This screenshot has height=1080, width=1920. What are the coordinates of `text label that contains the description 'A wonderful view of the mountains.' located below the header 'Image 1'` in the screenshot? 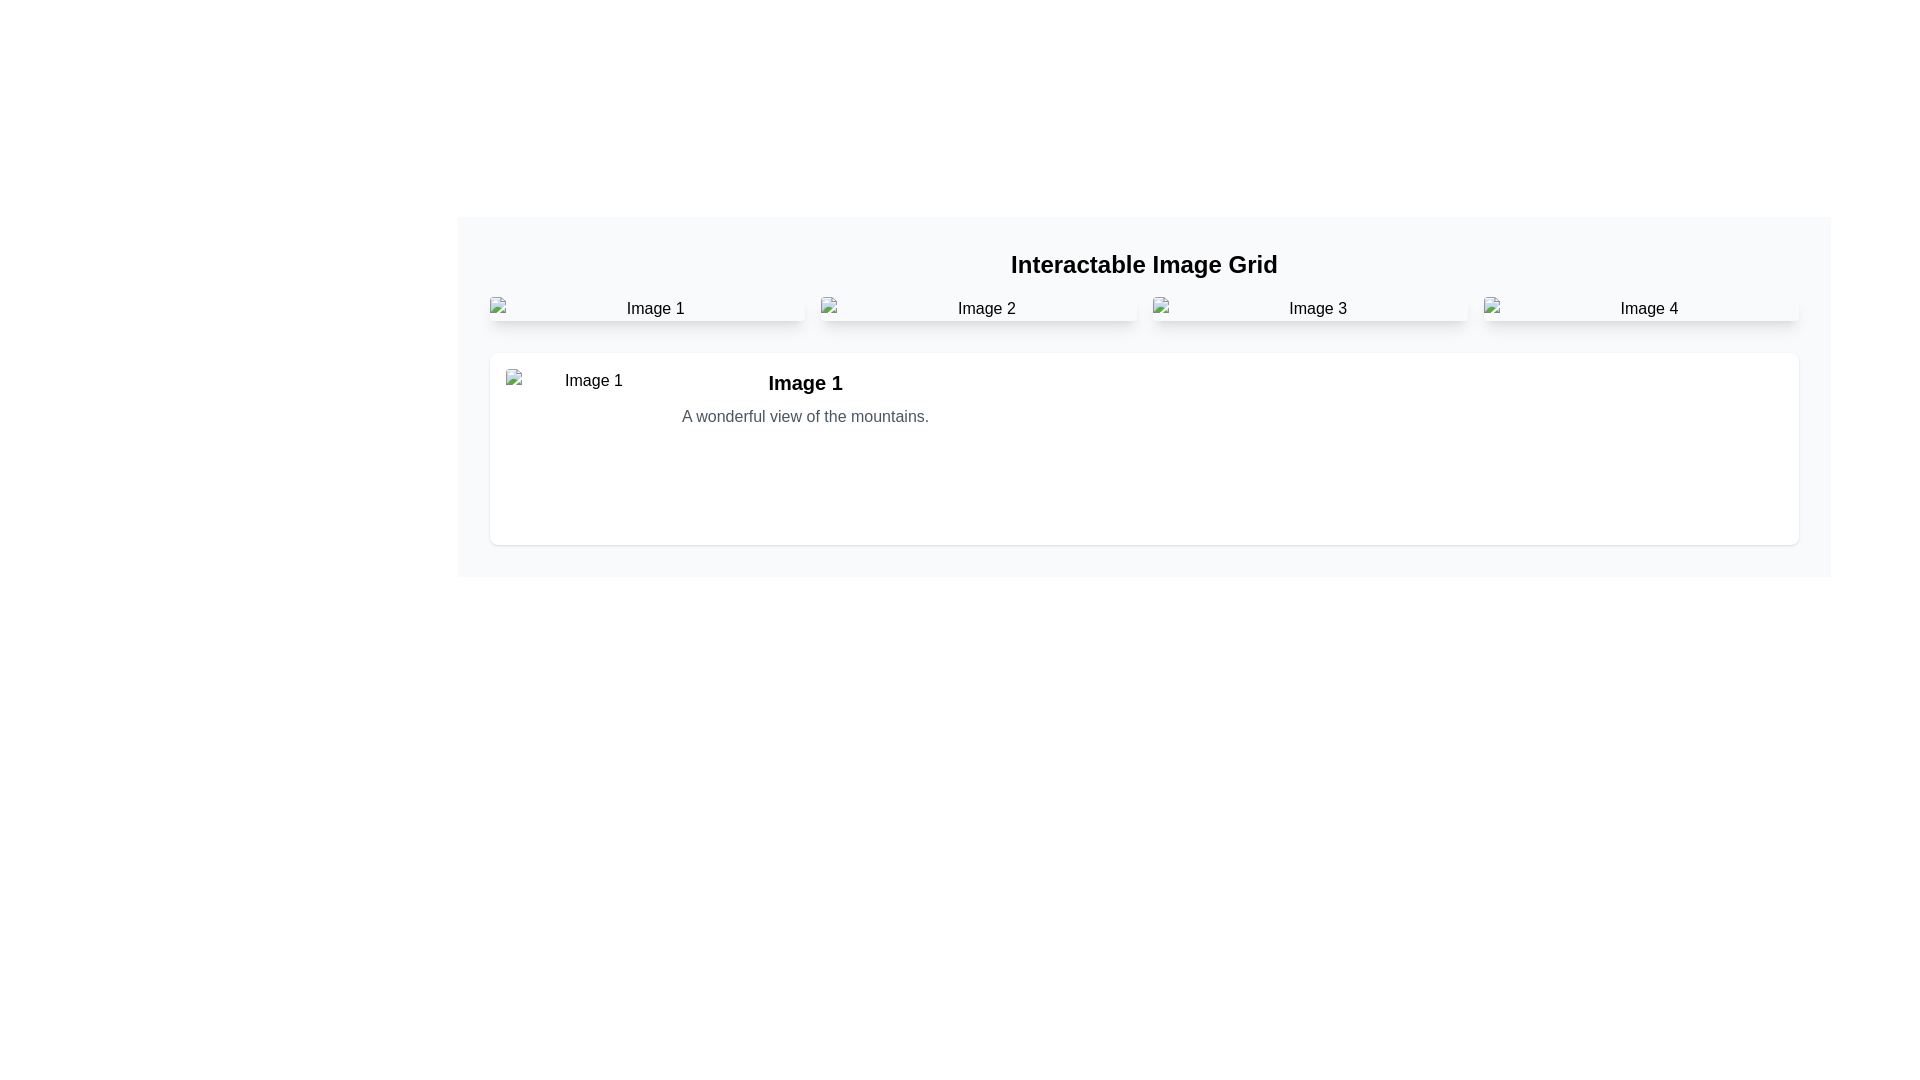 It's located at (805, 415).